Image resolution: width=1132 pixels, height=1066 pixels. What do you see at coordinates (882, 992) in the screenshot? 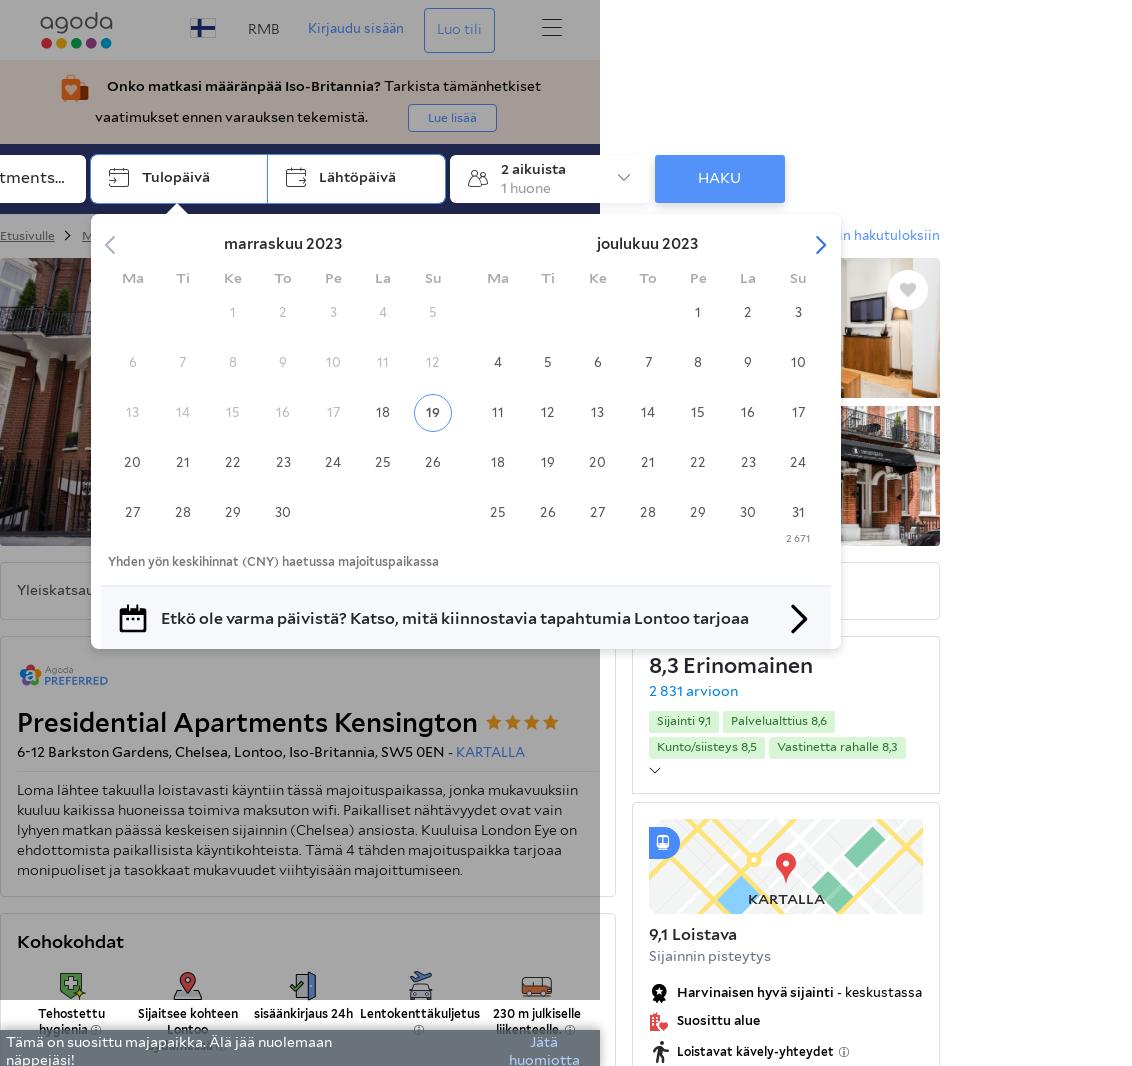
I see `'keskustassa'` at bounding box center [882, 992].